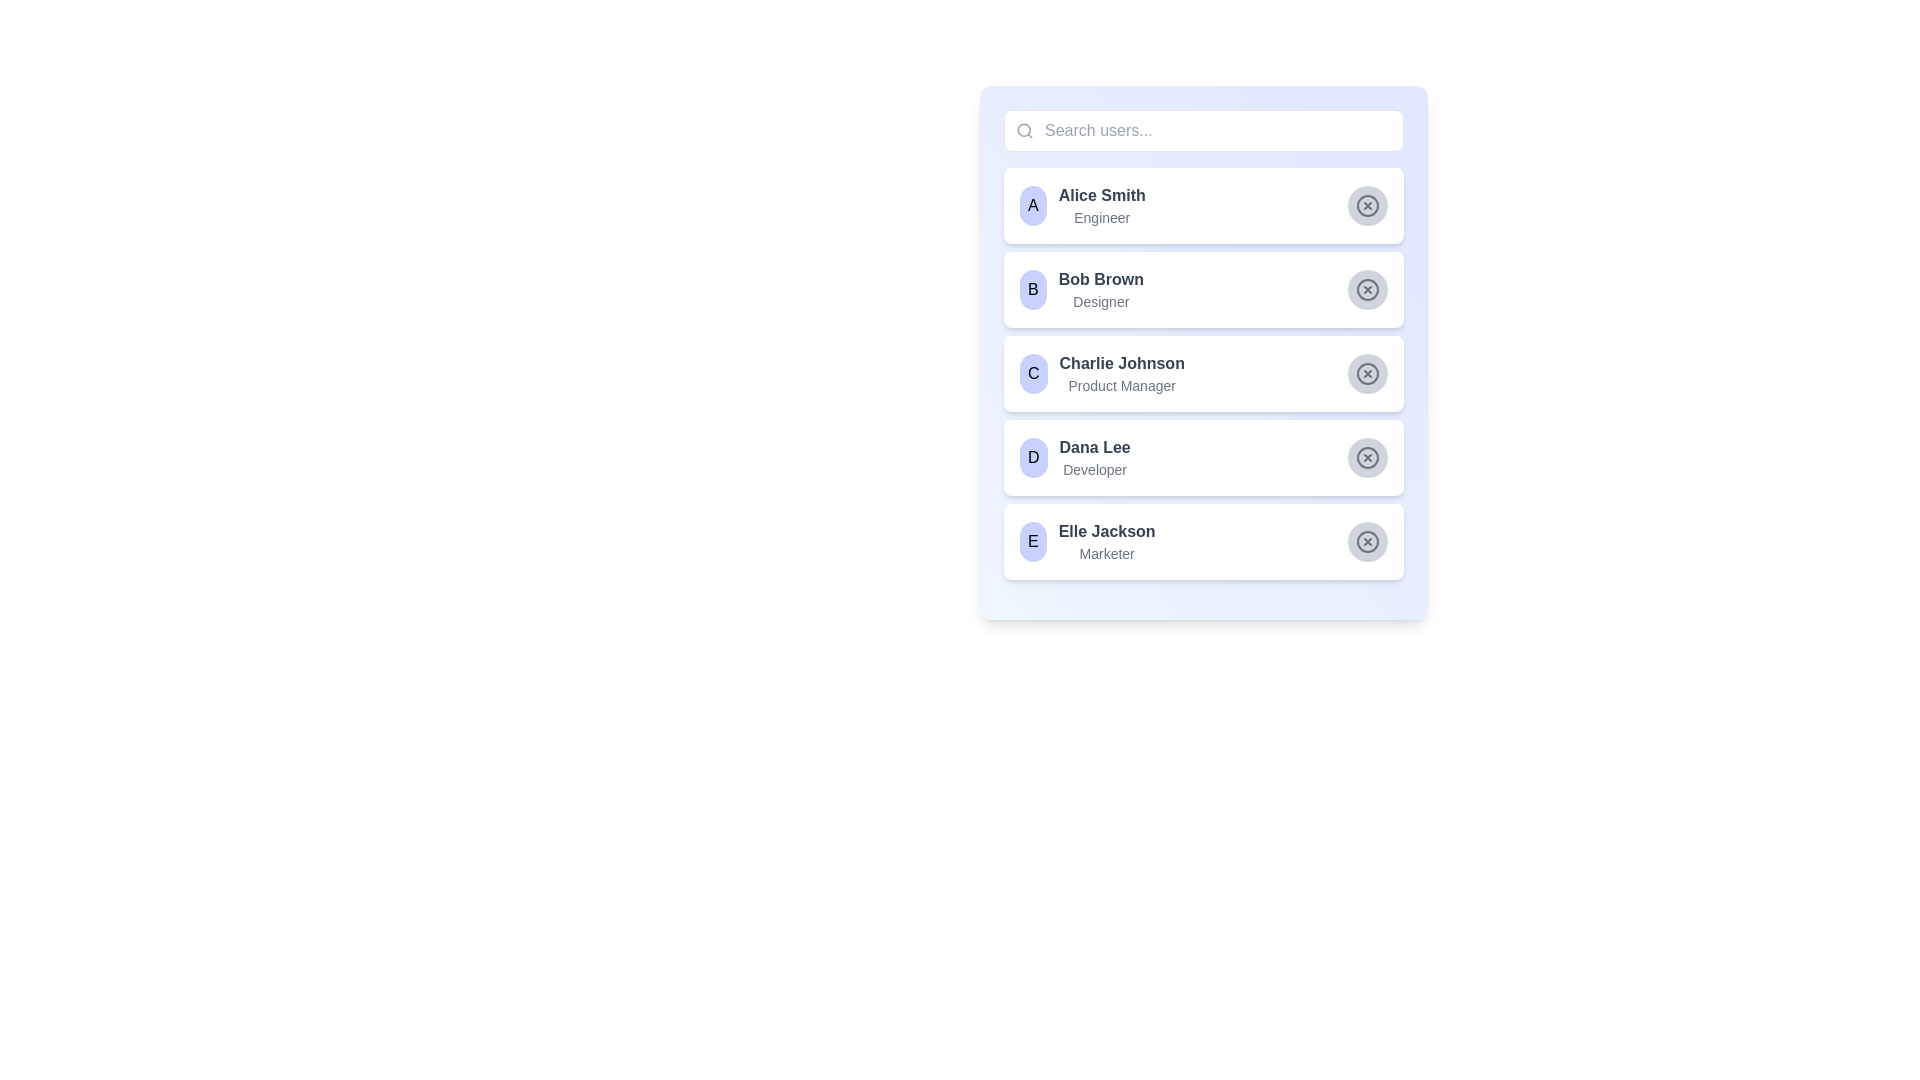  Describe the element at coordinates (1074, 458) in the screenshot. I see `the user profile entry in the third row of the user list panel, which displays the user's avatar, name, and role, located between 'Charlie Johnson, Product Manager' and 'Elle Jackson, Marketer'` at that location.